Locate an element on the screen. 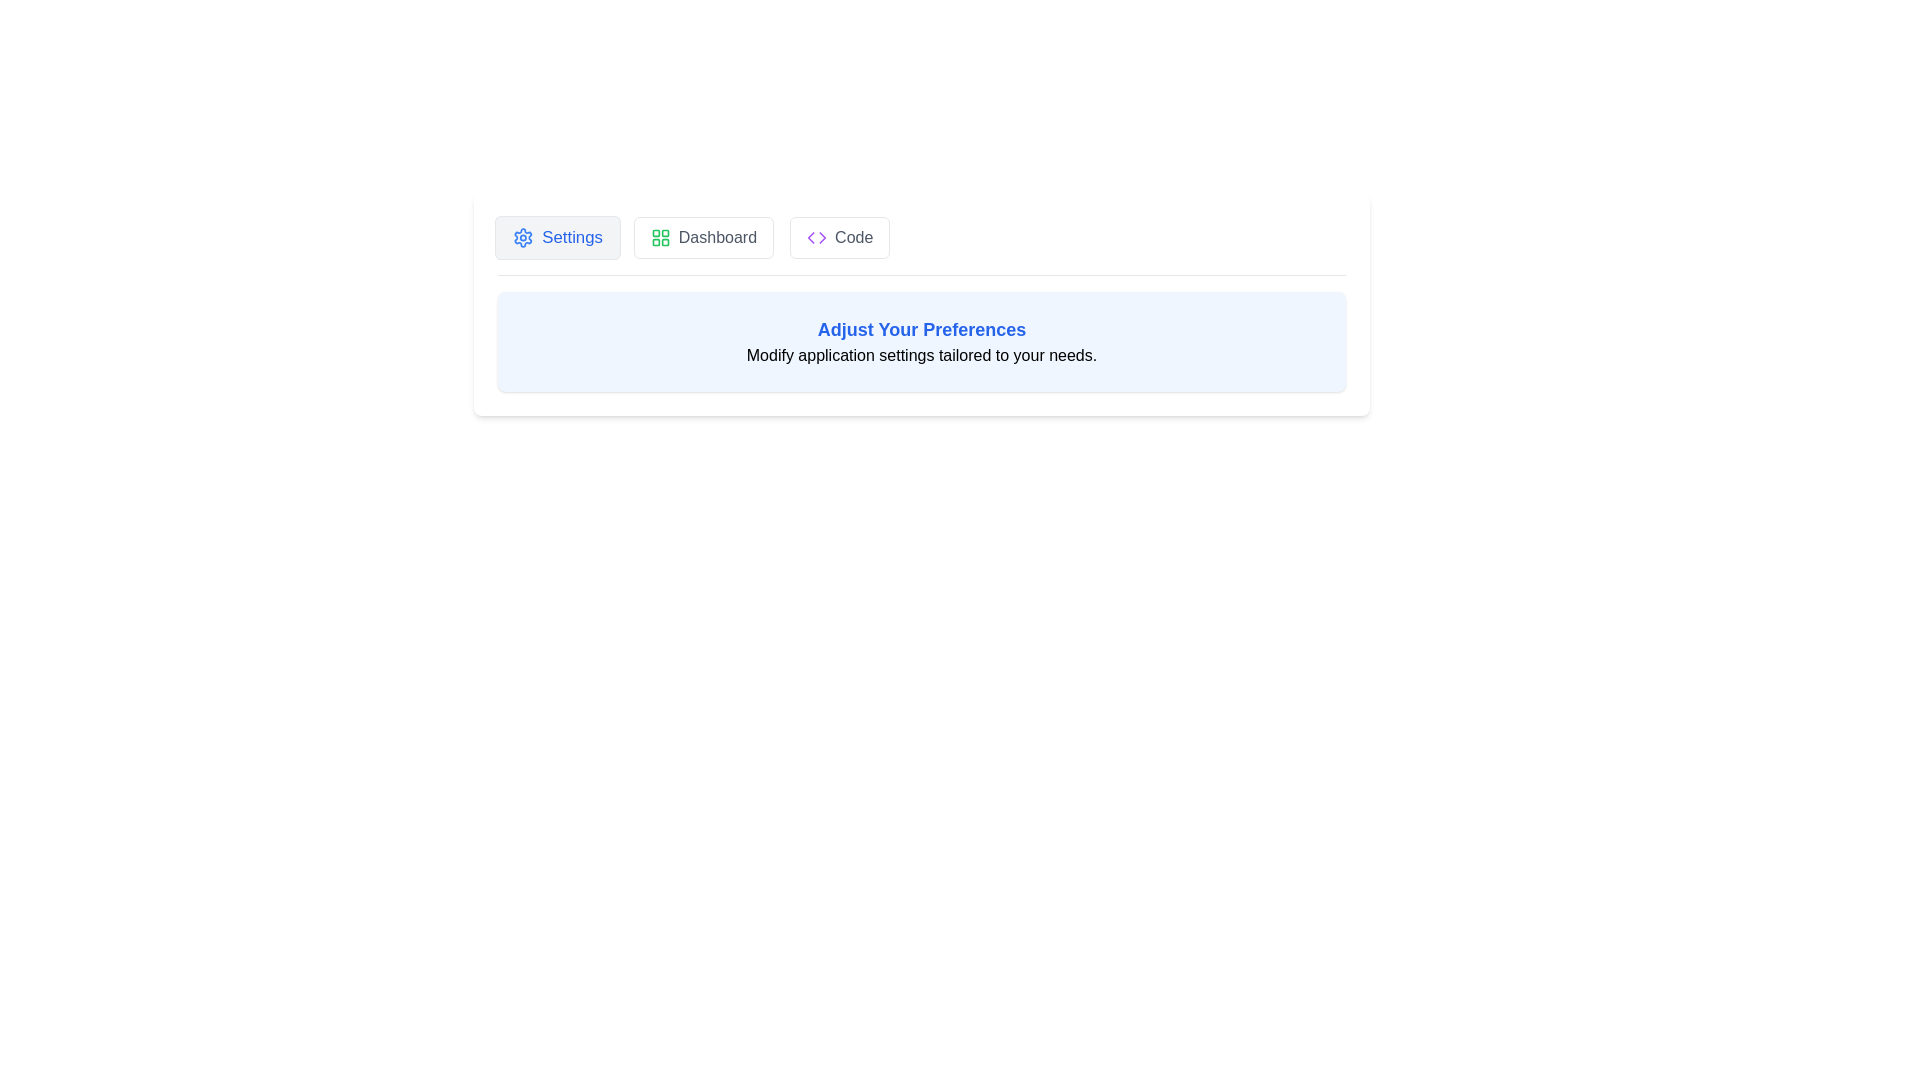  the icon of the tab labeled Dashboard is located at coordinates (660, 237).